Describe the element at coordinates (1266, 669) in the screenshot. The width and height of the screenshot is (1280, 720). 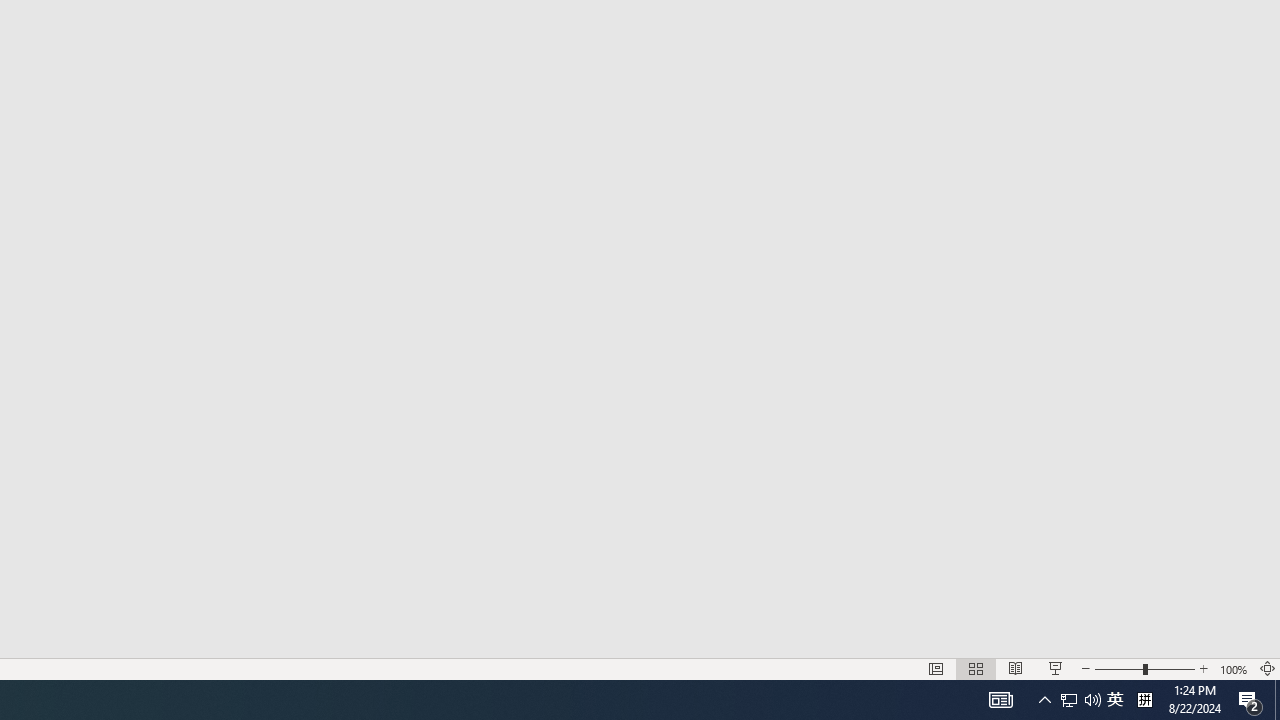
I see `'Zoom to Fit '` at that location.